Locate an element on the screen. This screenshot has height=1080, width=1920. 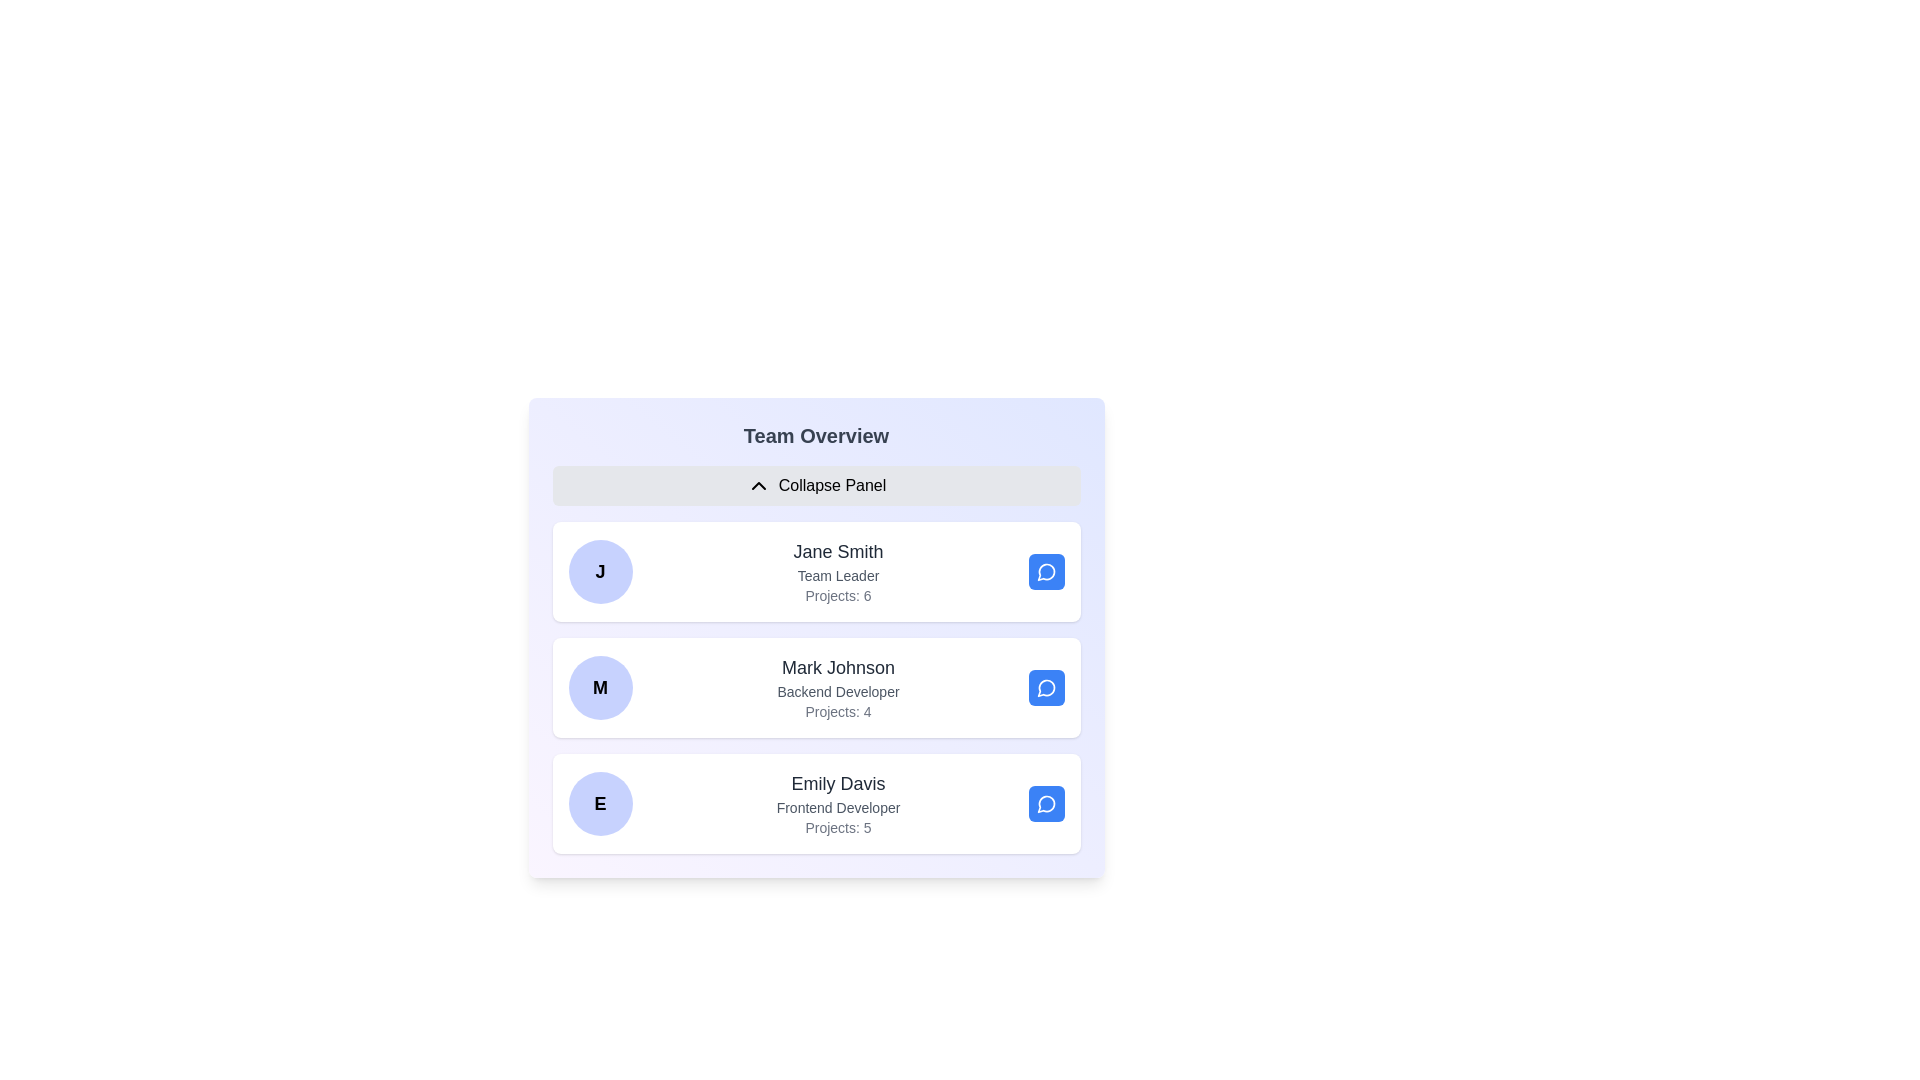
the messaging button located in the rightmost section of the first entry for 'Jane Smith' is located at coordinates (1045, 571).